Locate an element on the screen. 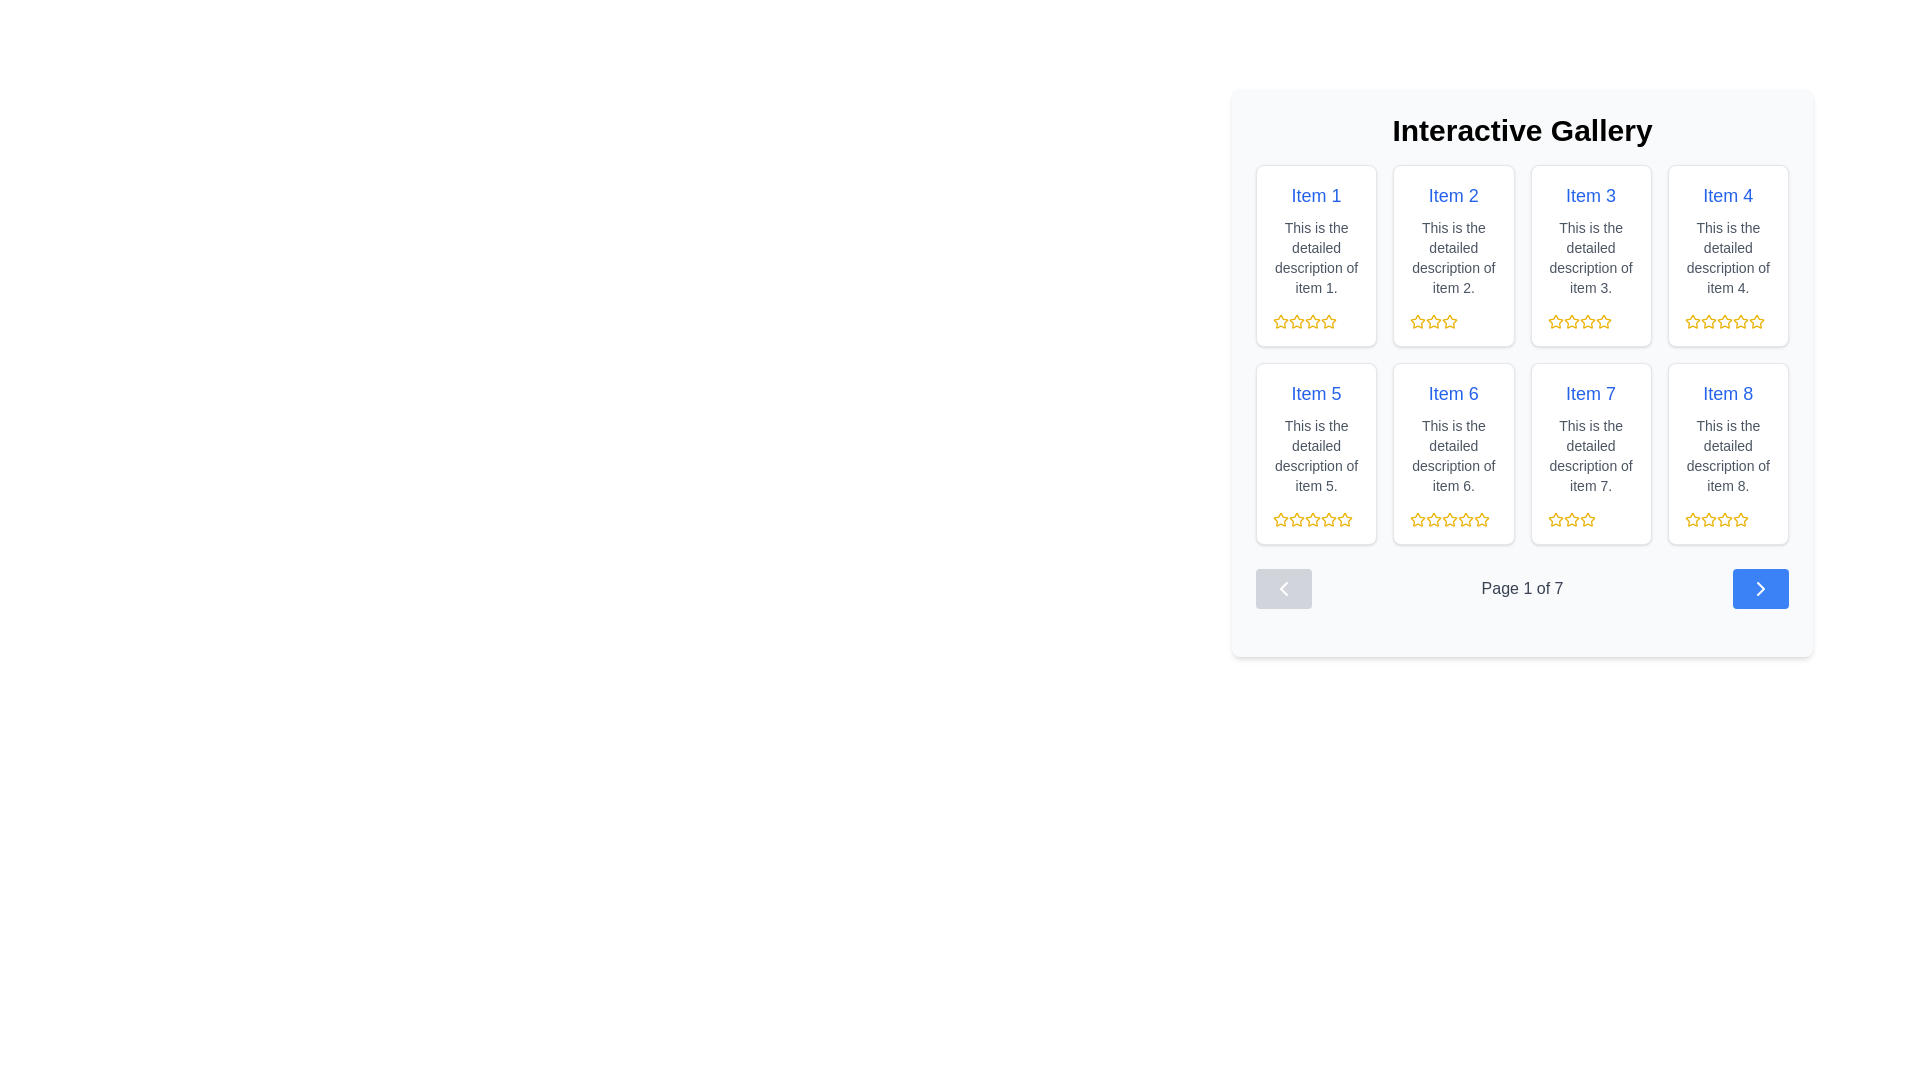  the second yellow star in the 5-star rating system of the 'Item 4' card in the 'Interactive Gallery' is located at coordinates (1707, 320).